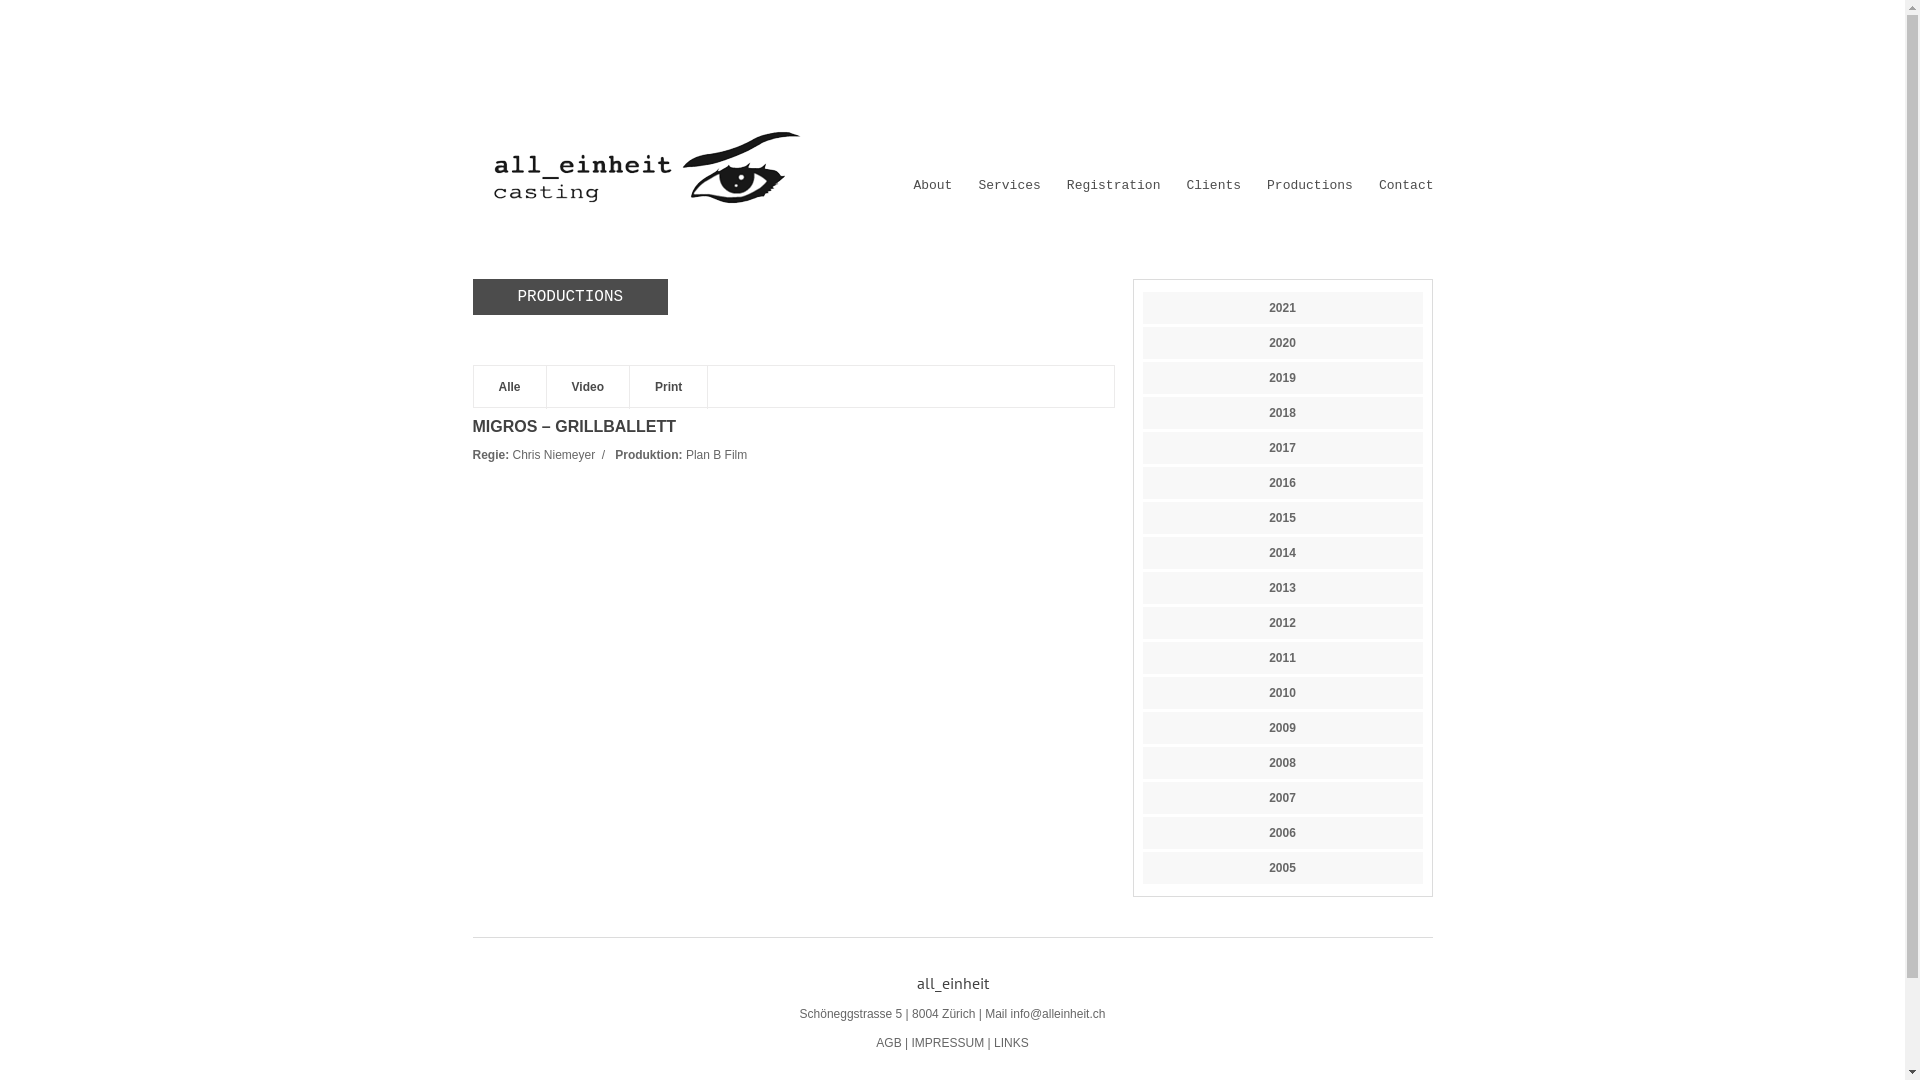  What do you see at coordinates (1142, 378) in the screenshot?
I see `'2019'` at bounding box center [1142, 378].